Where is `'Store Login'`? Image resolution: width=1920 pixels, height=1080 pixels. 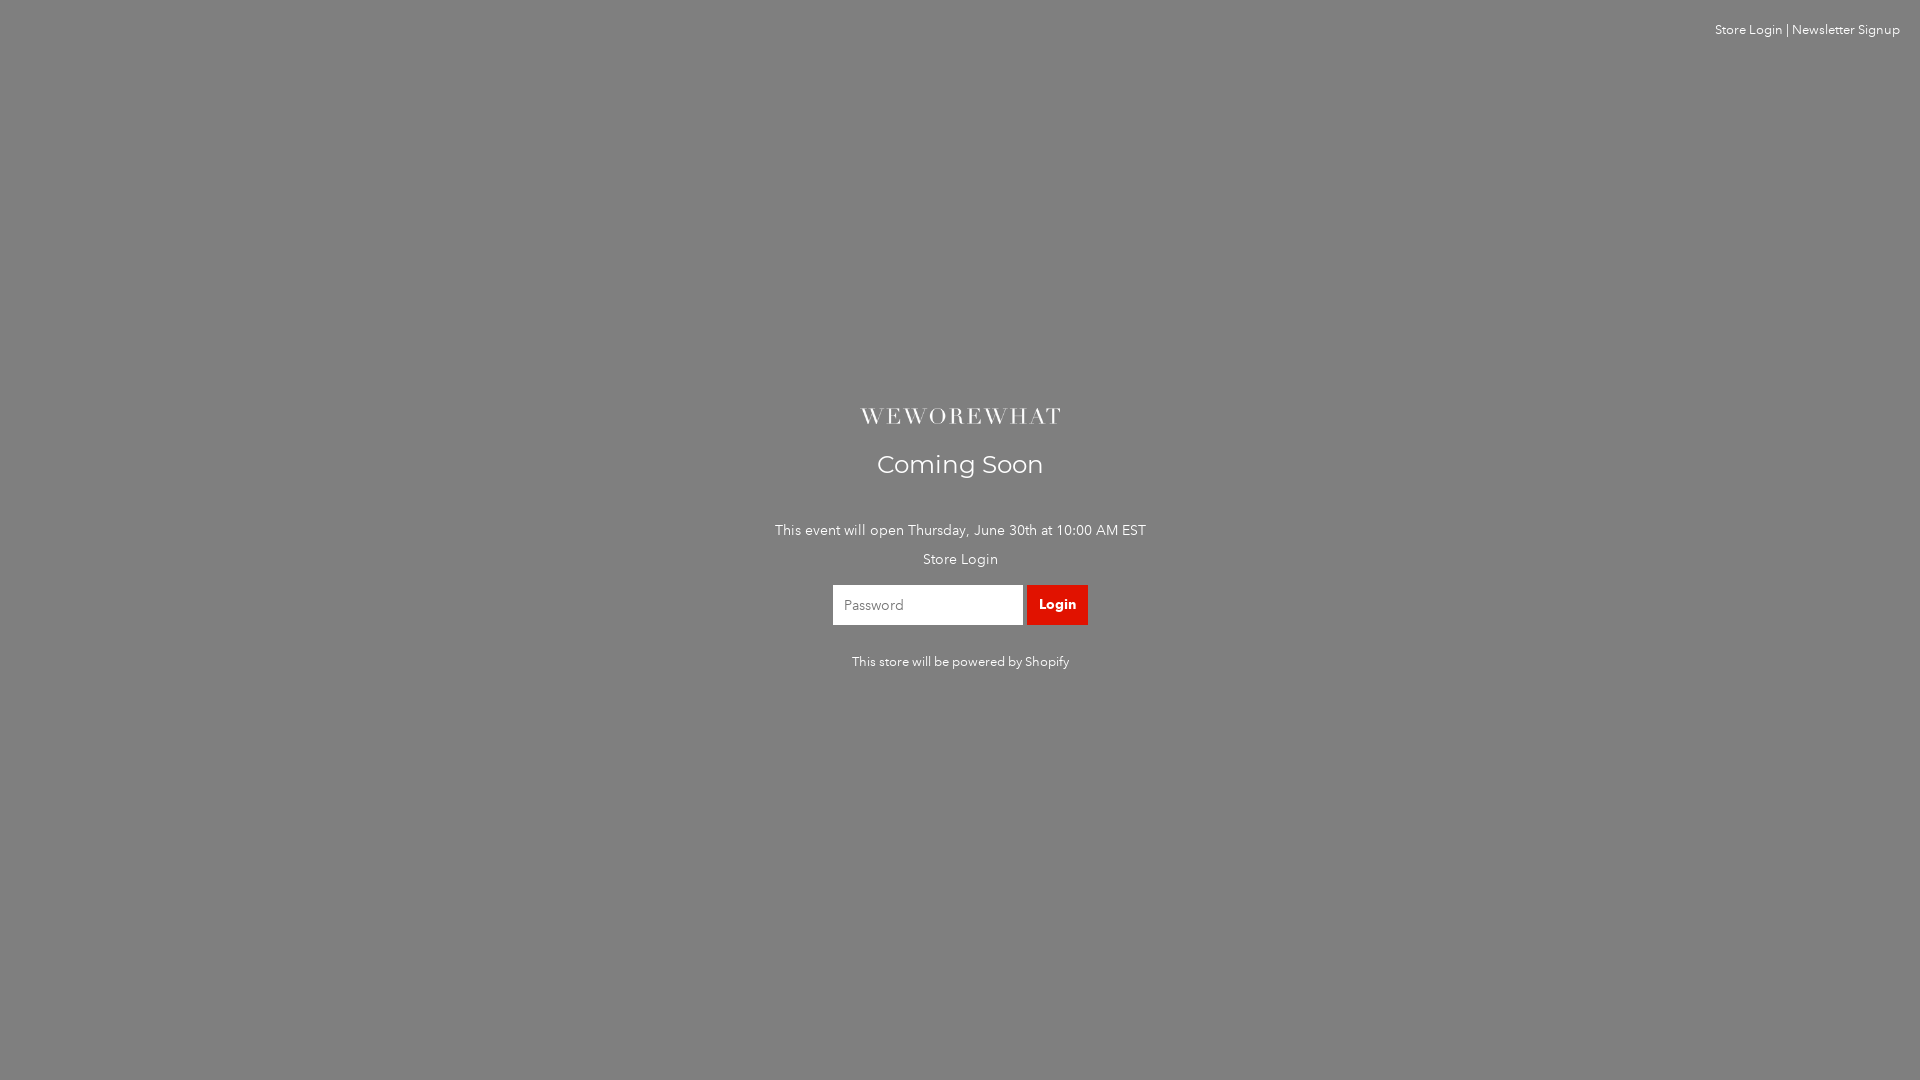 'Store Login' is located at coordinates (1747, 30).